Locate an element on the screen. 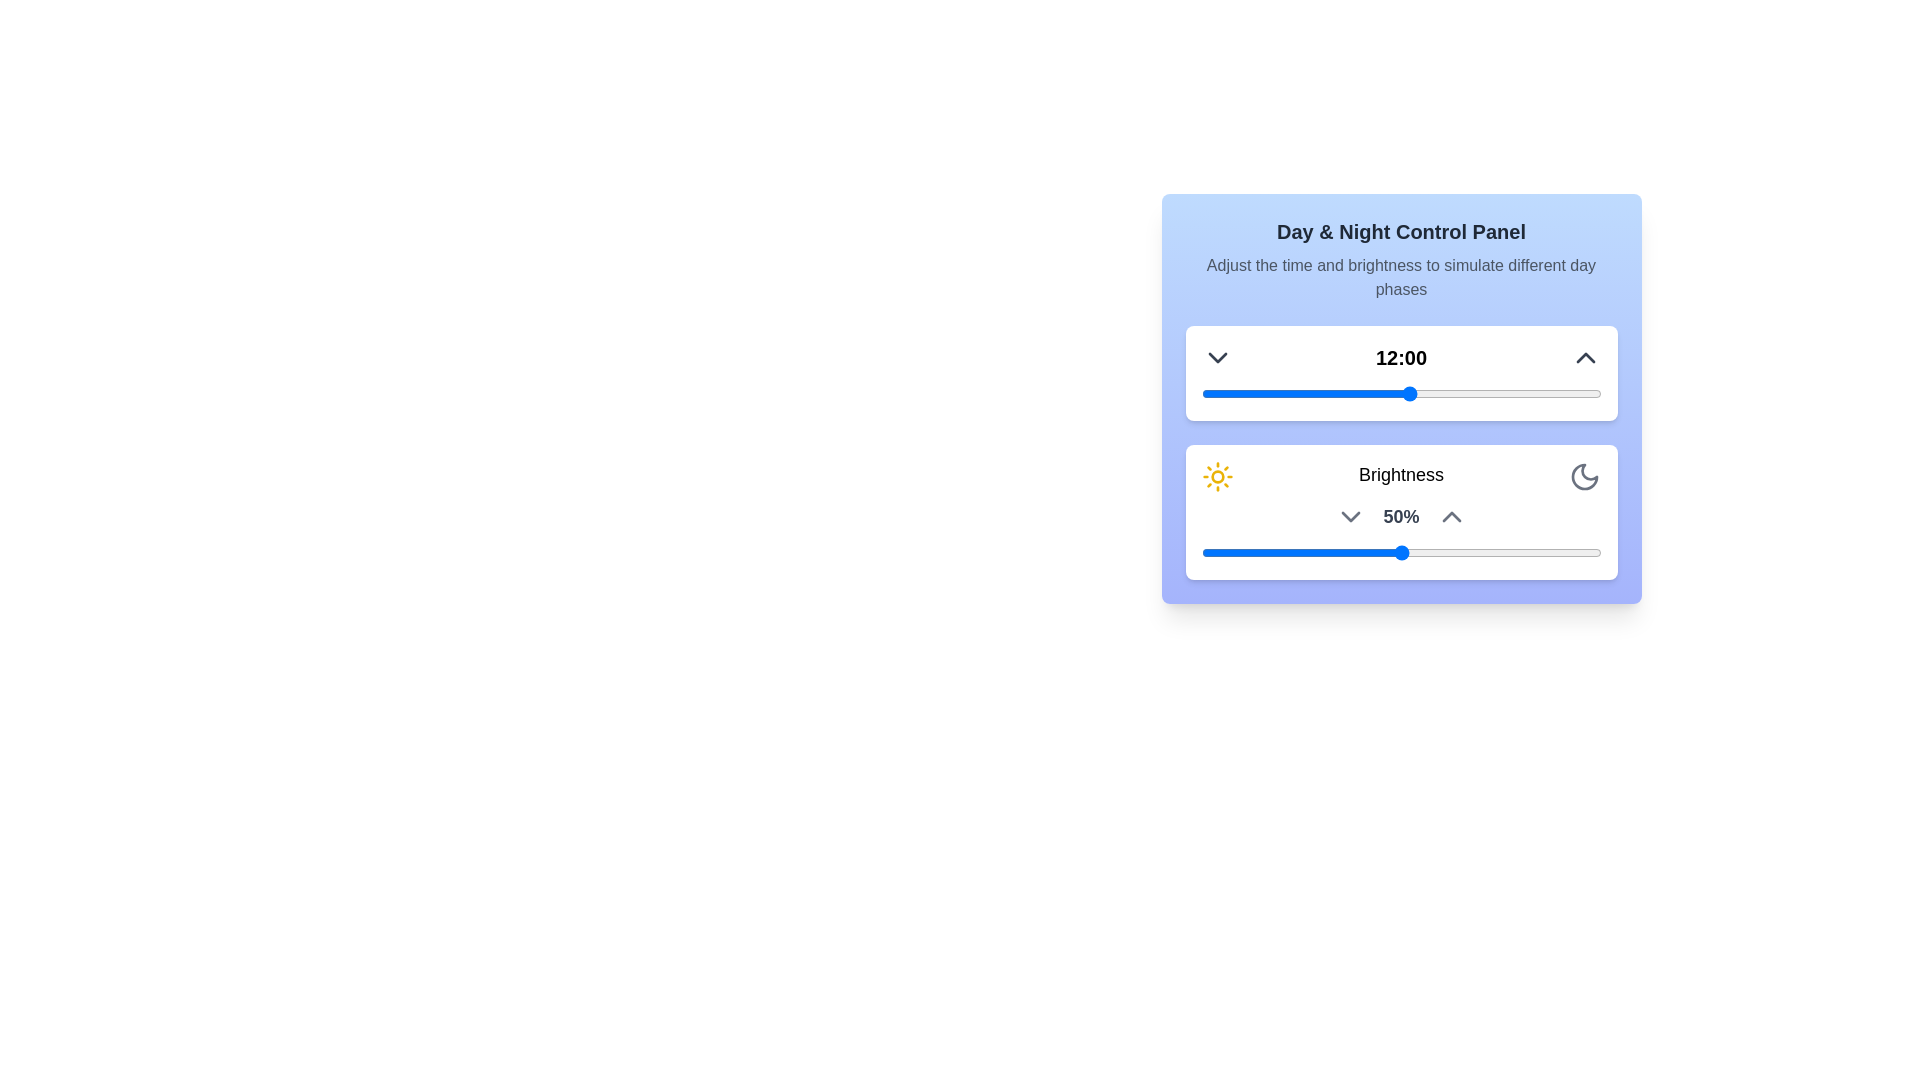 The width and height of the screenshot is (1920, 1080). the current selected time value label located in the Day & Night Control Panel, which is flanked by a down arrow on the left and an up arrow on the right is located at coordinates (1400, 357).